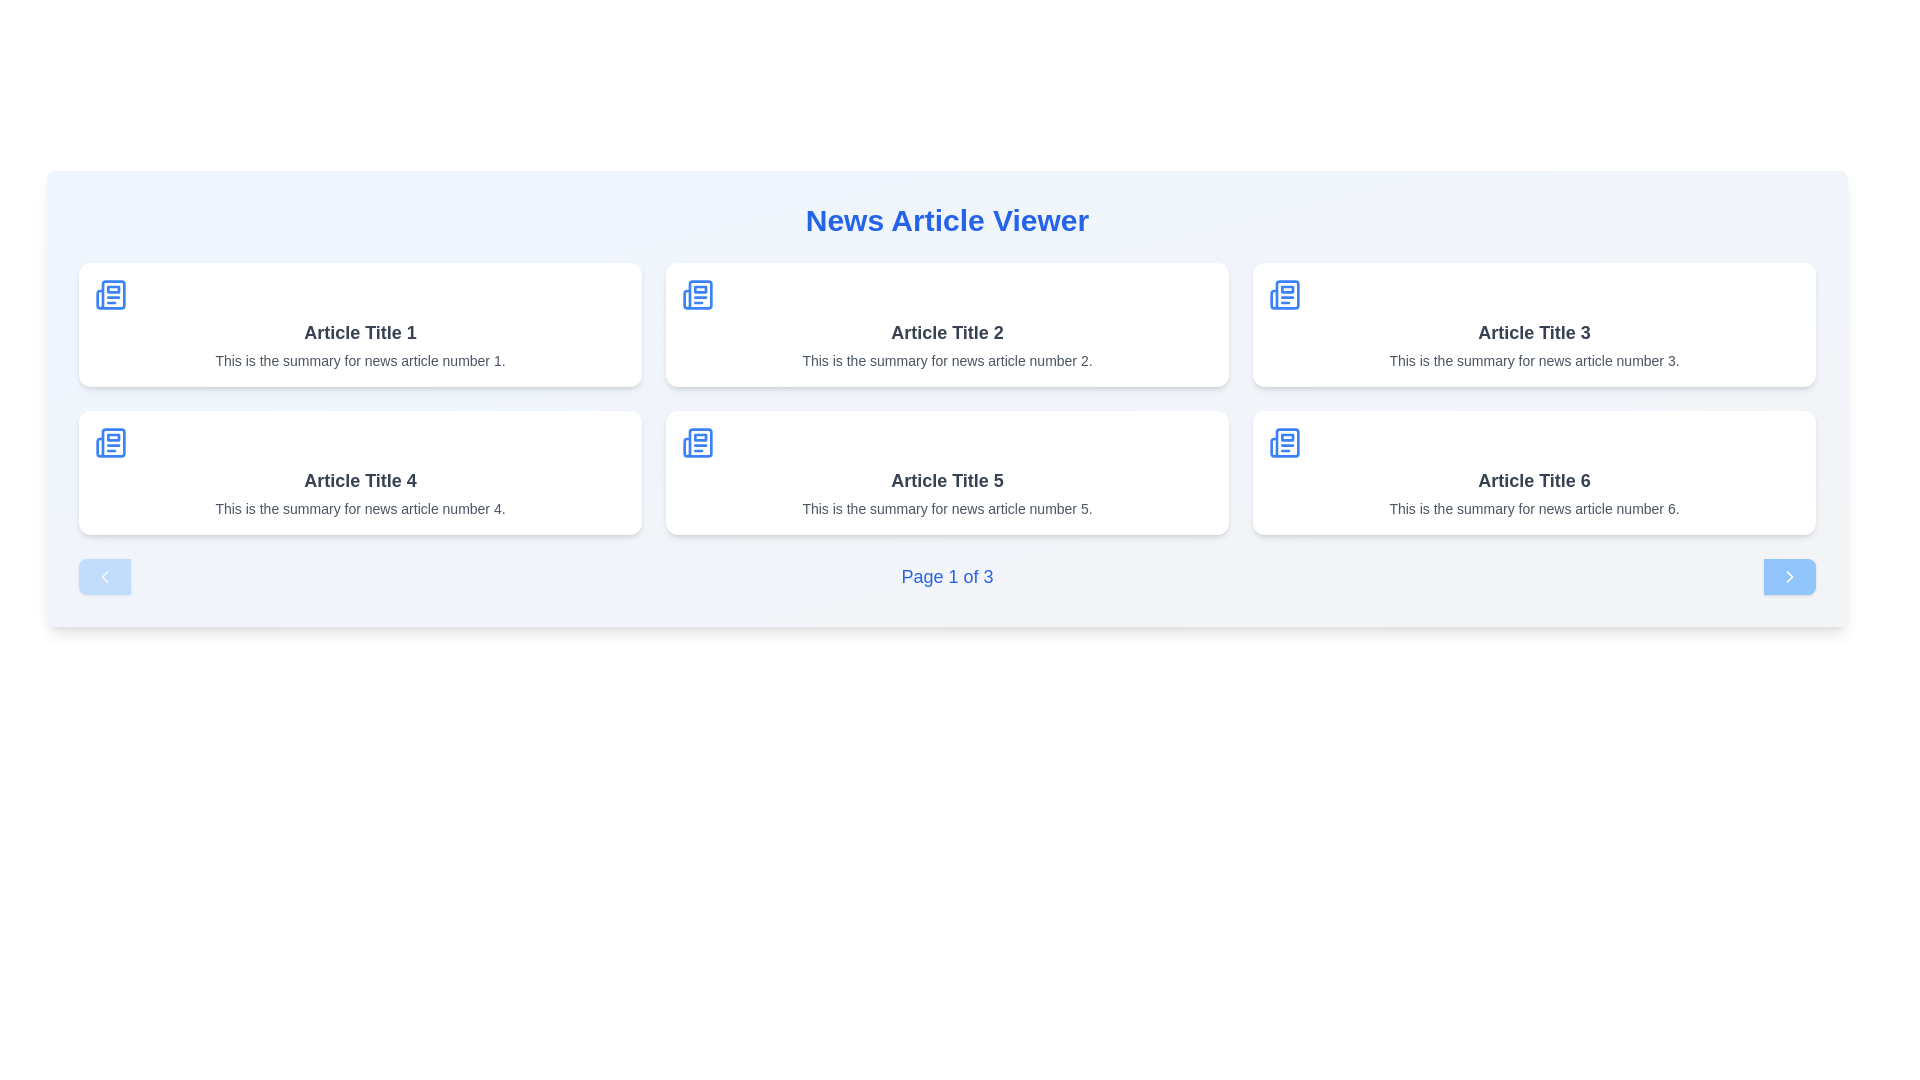 Image resolution: width=1920 pixels, height=1080 pixels. Describe the element at coordinates (946, 577) in the screenshot. I see `the text block displaying 'Page 1 of 3' which is centrally aligned in the navigation bar at the bottom of the page` at that location.